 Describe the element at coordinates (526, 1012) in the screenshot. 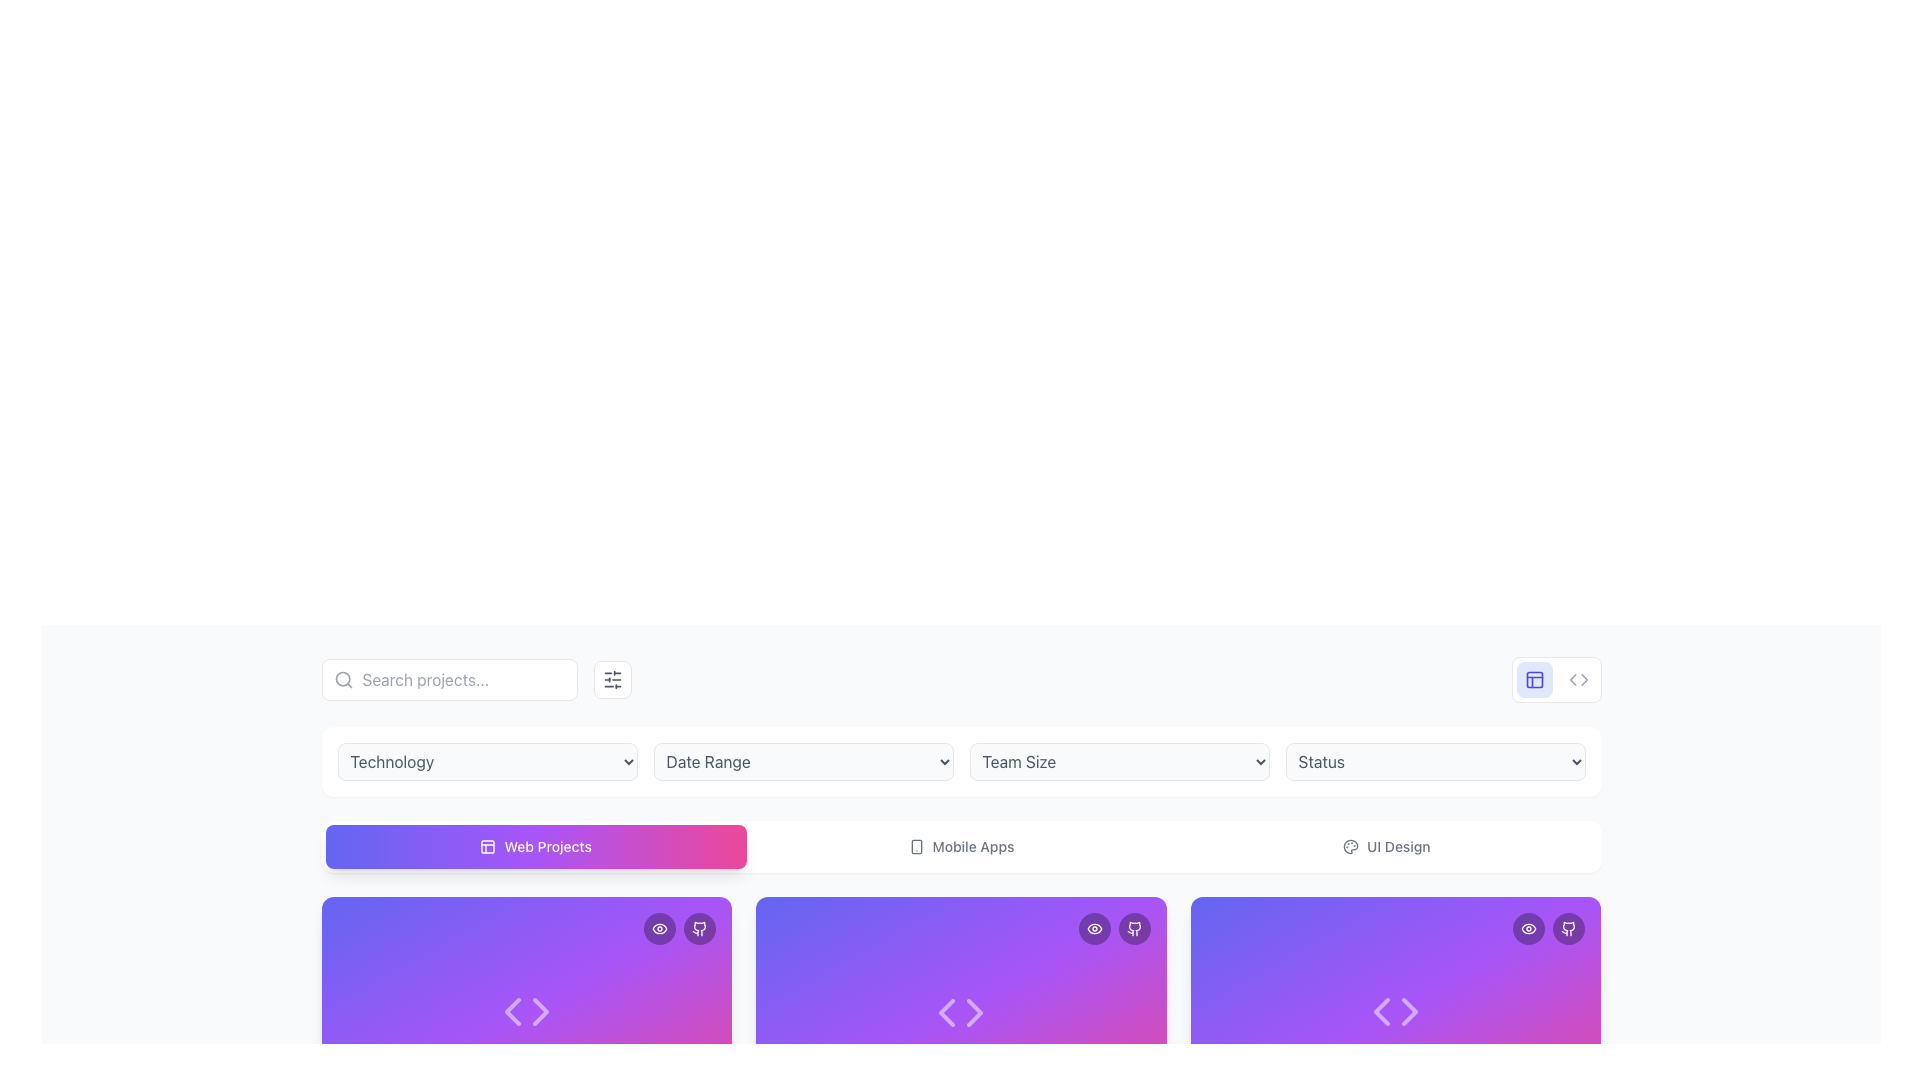

I see `the HTML code icon, which consists of two triangular shapes oriented towards each other, located in the first card of the 'Web Projects' section` at that location.